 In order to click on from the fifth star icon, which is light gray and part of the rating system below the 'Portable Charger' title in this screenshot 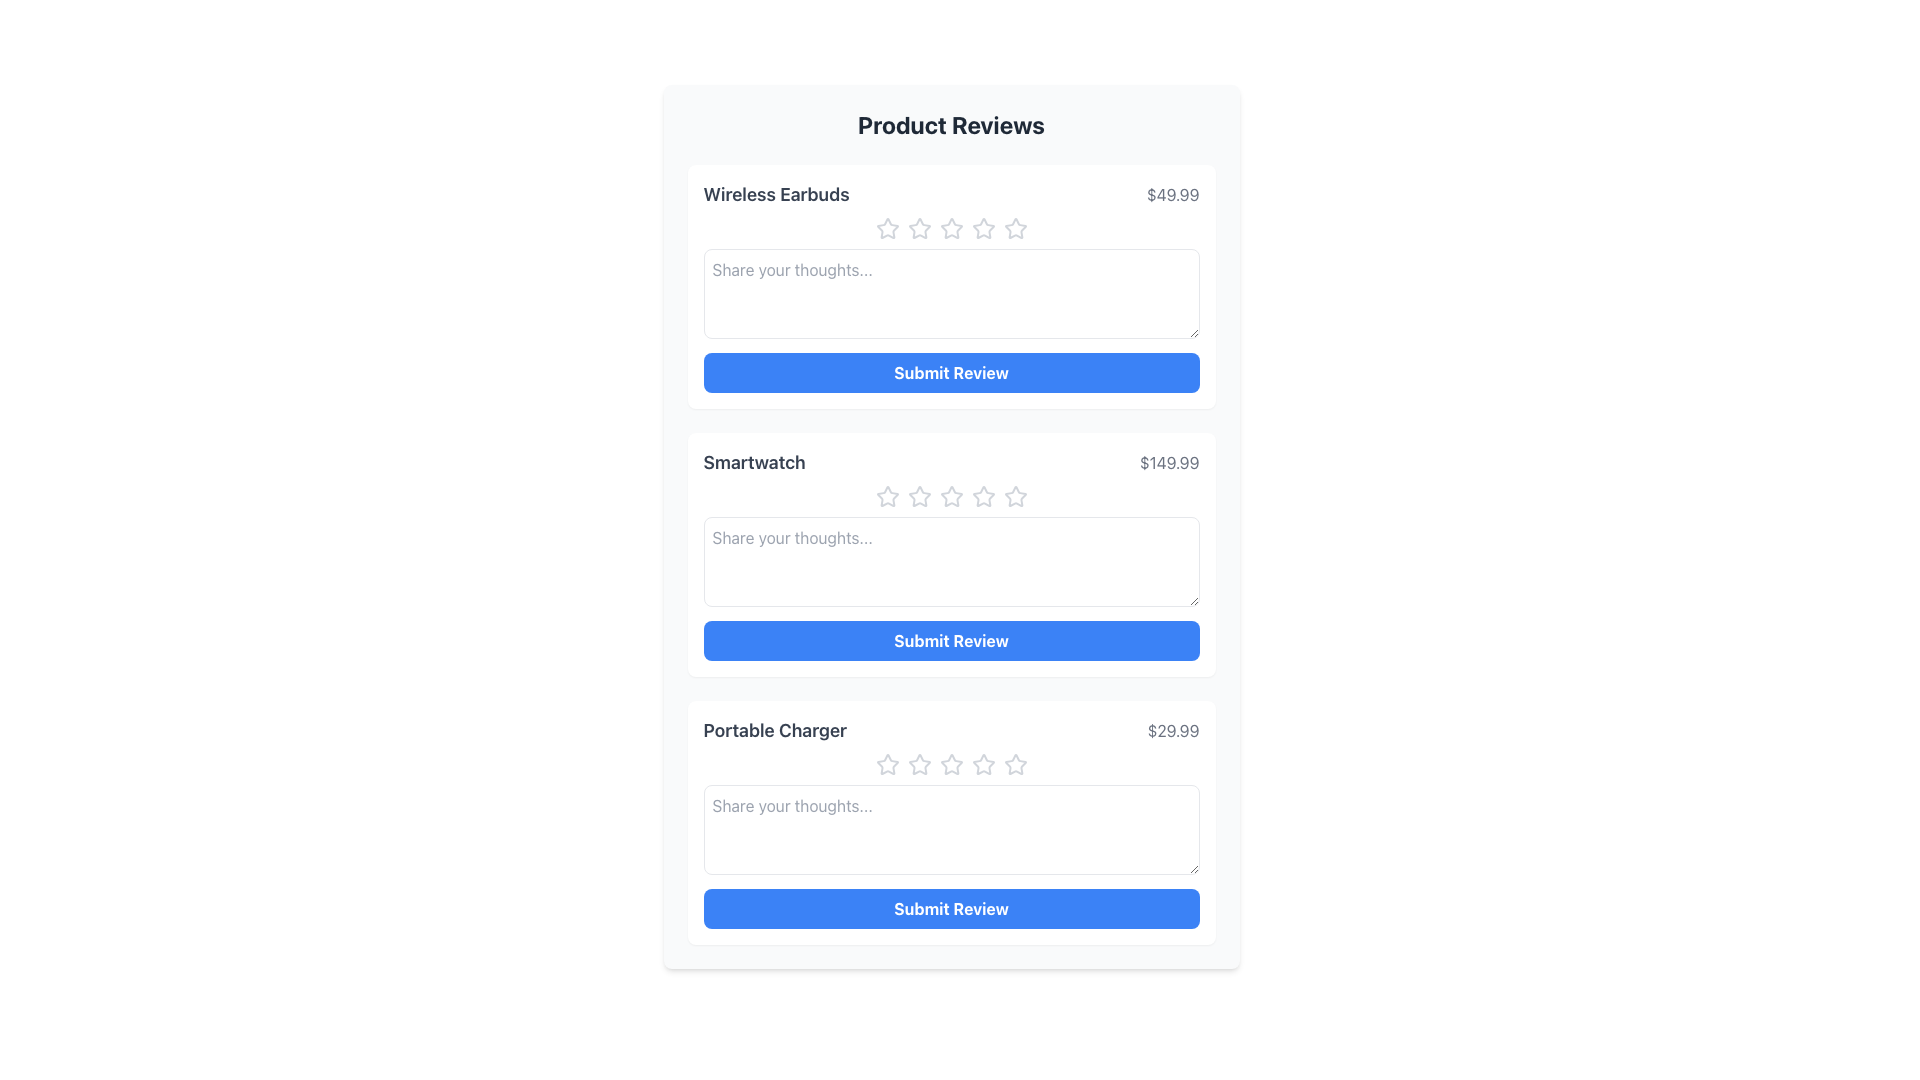, I will do `click(1015, 764)`.